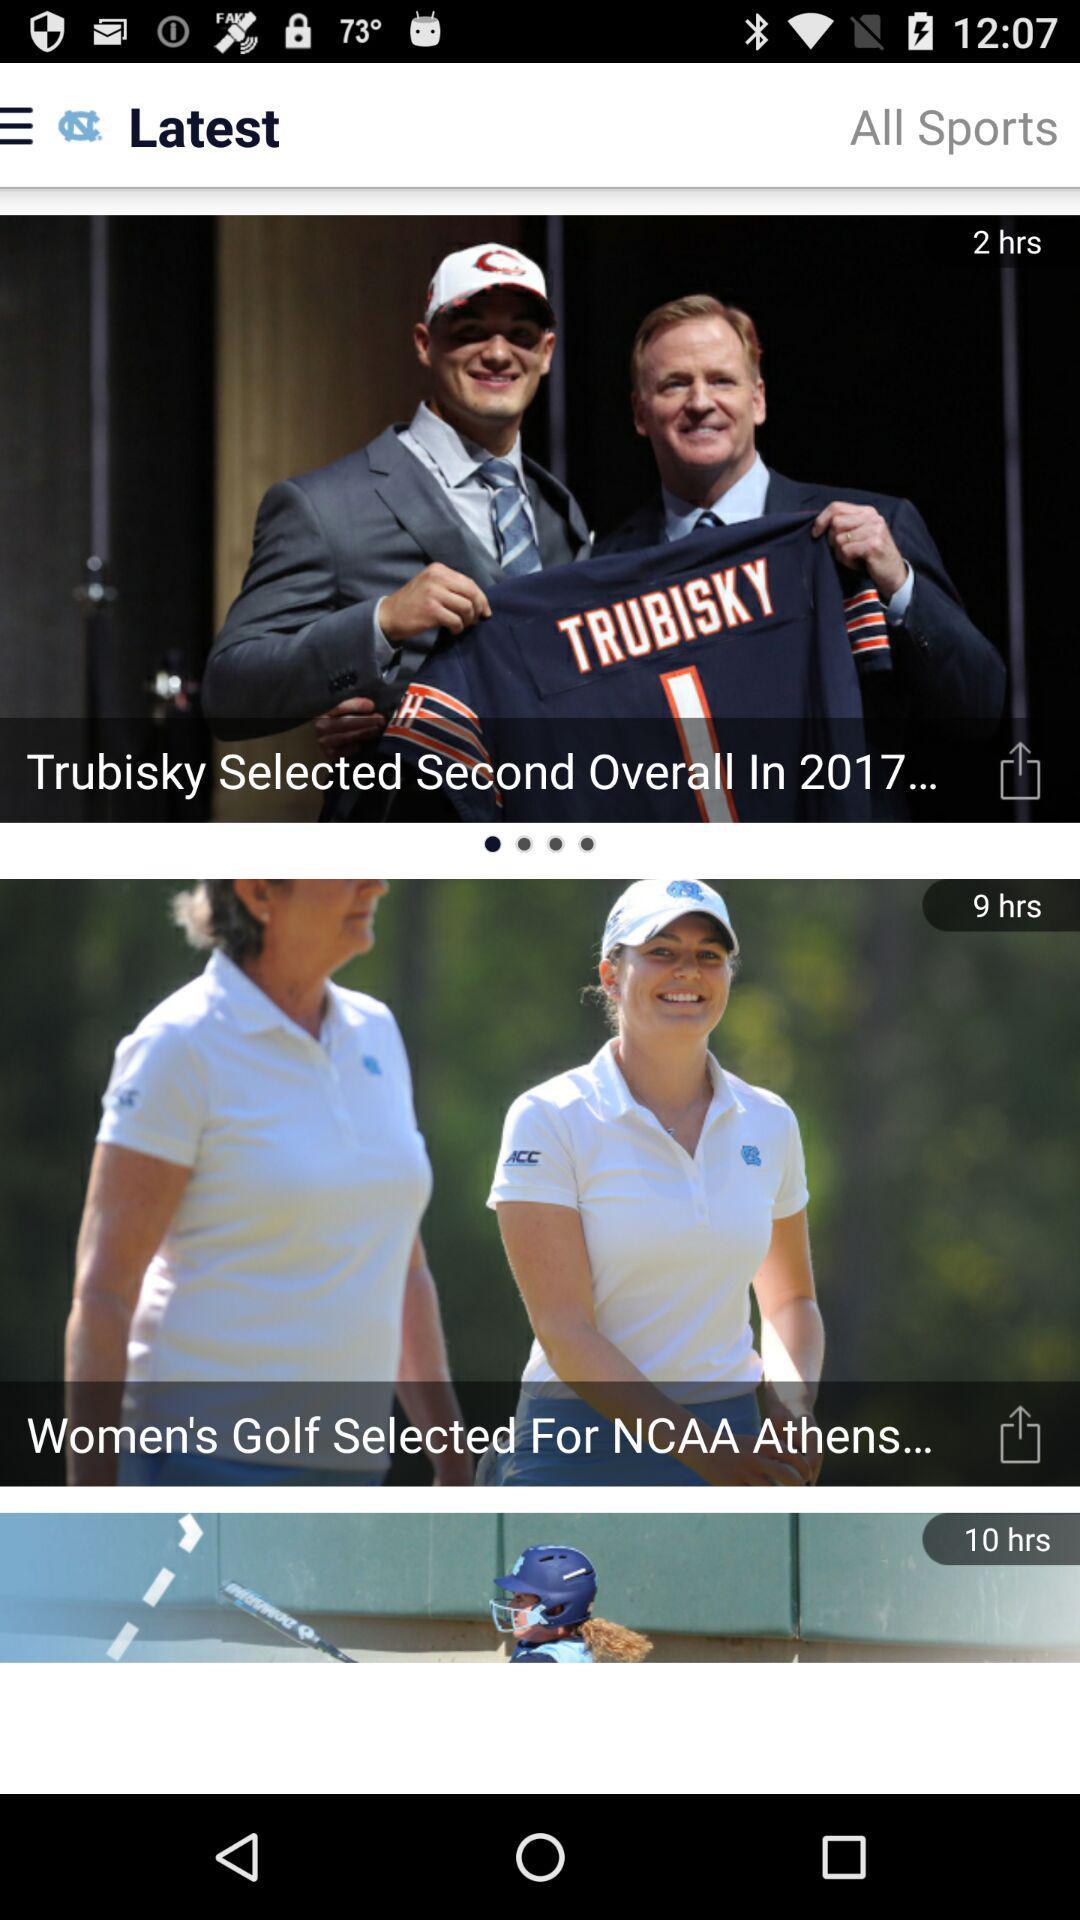  I want to click on read story, so click(1020, 769).